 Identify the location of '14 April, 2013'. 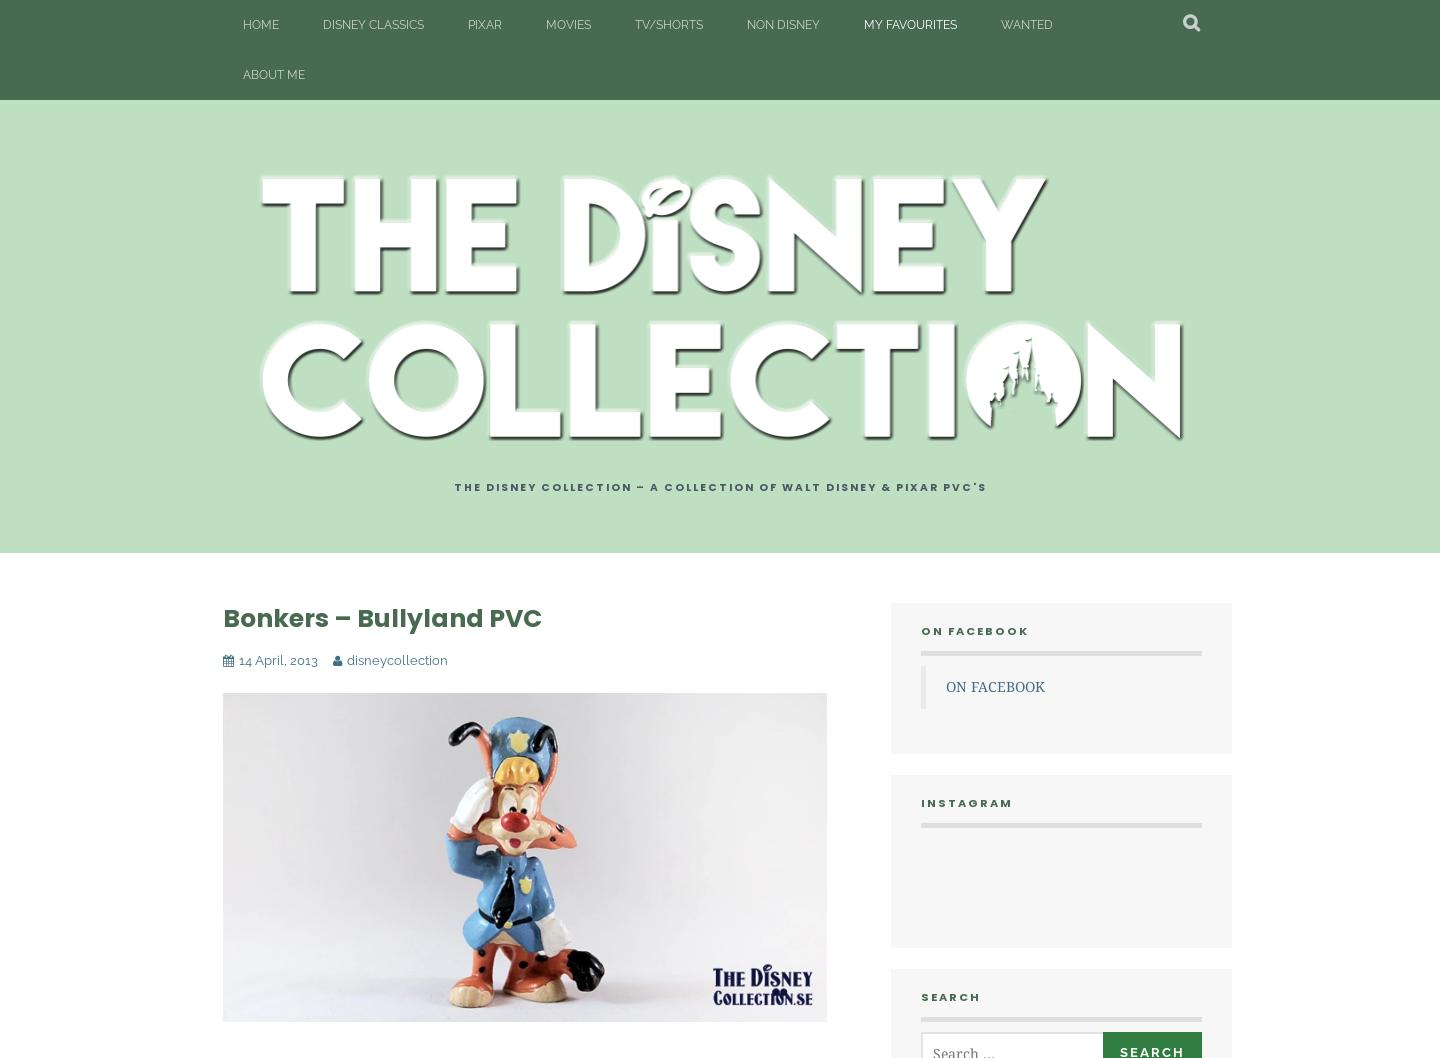
(277, 659).